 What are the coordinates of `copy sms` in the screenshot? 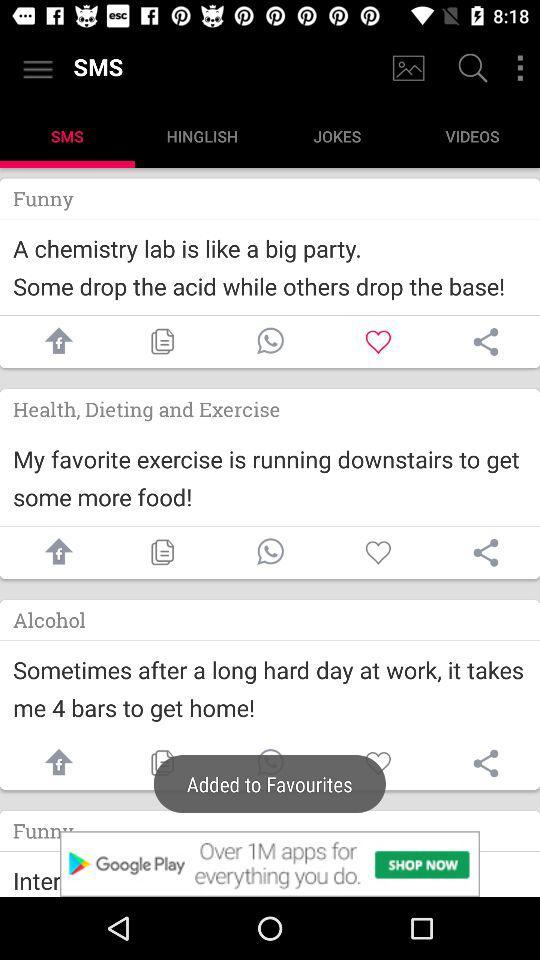 It's located at (161, 552).